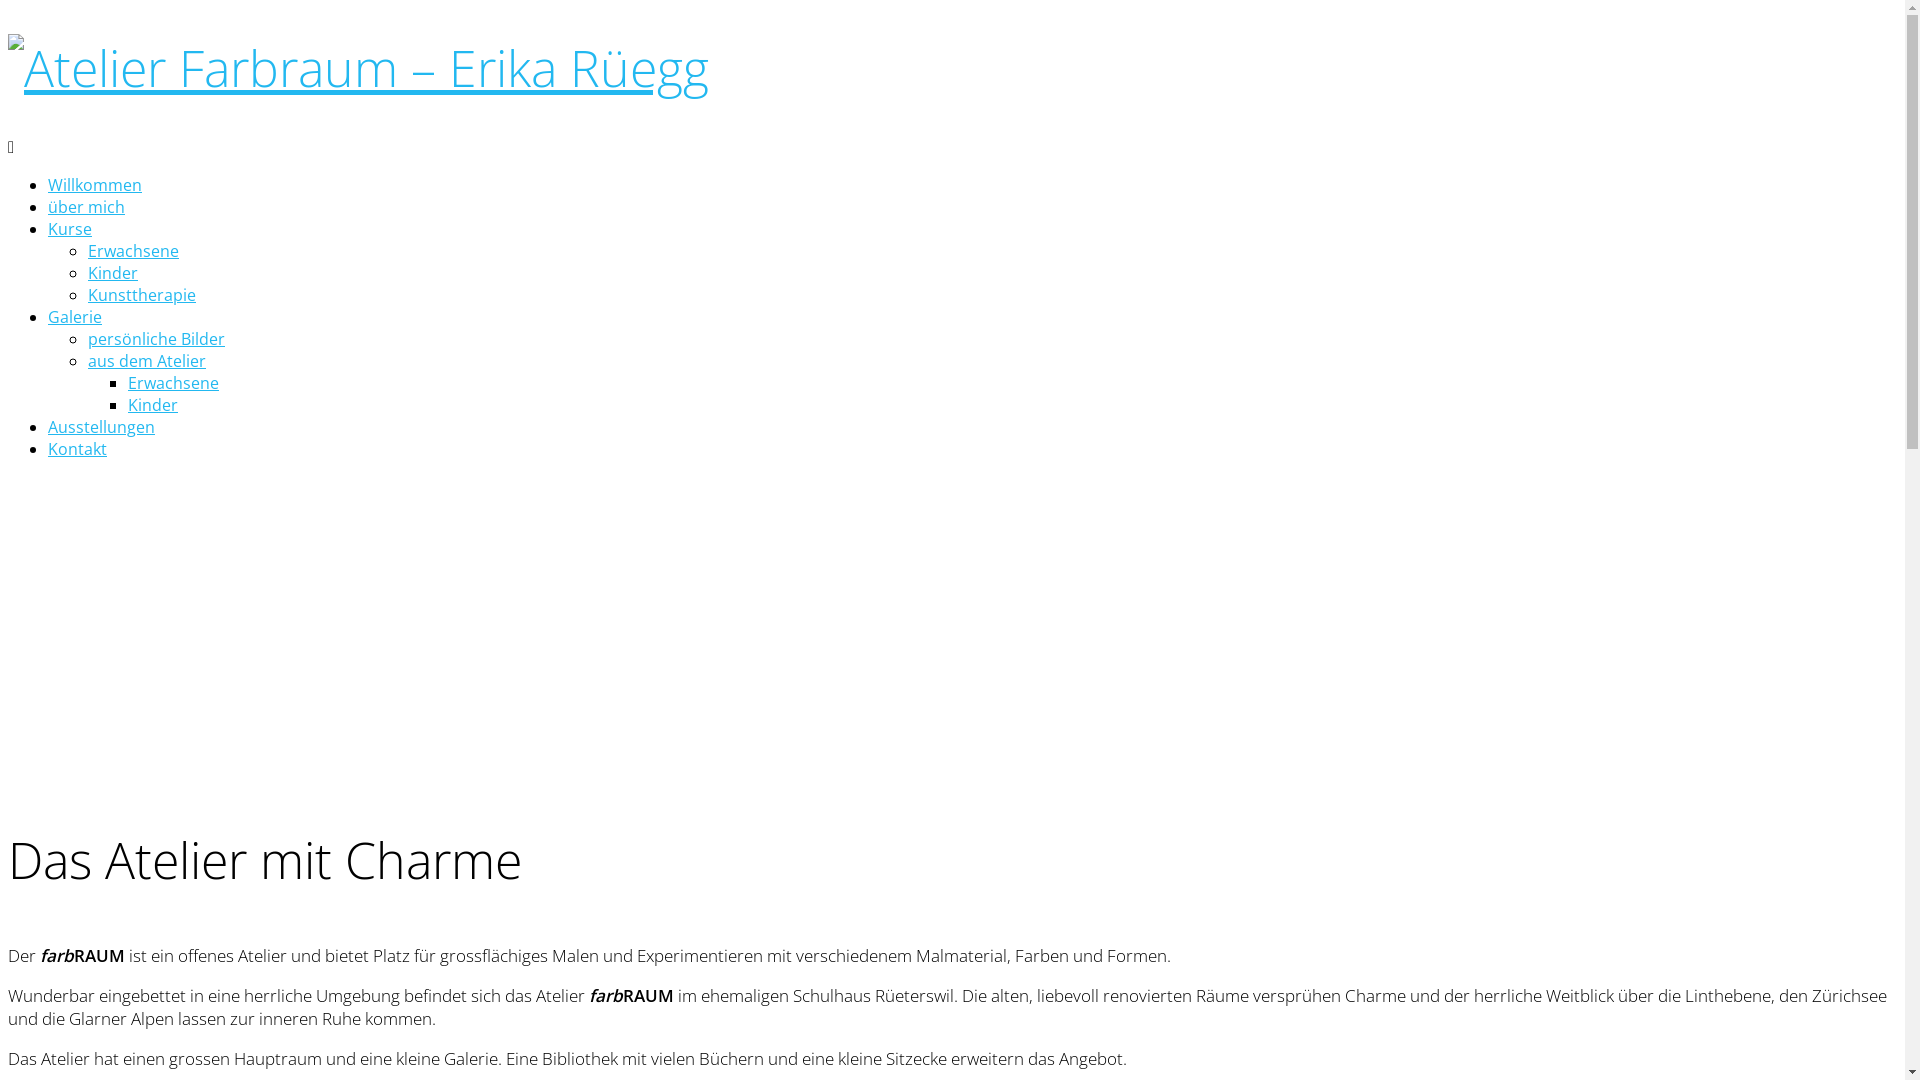 This screenshot has height=1080, width=1920. I want to click on 'Erwachsene', so click(132, 249).